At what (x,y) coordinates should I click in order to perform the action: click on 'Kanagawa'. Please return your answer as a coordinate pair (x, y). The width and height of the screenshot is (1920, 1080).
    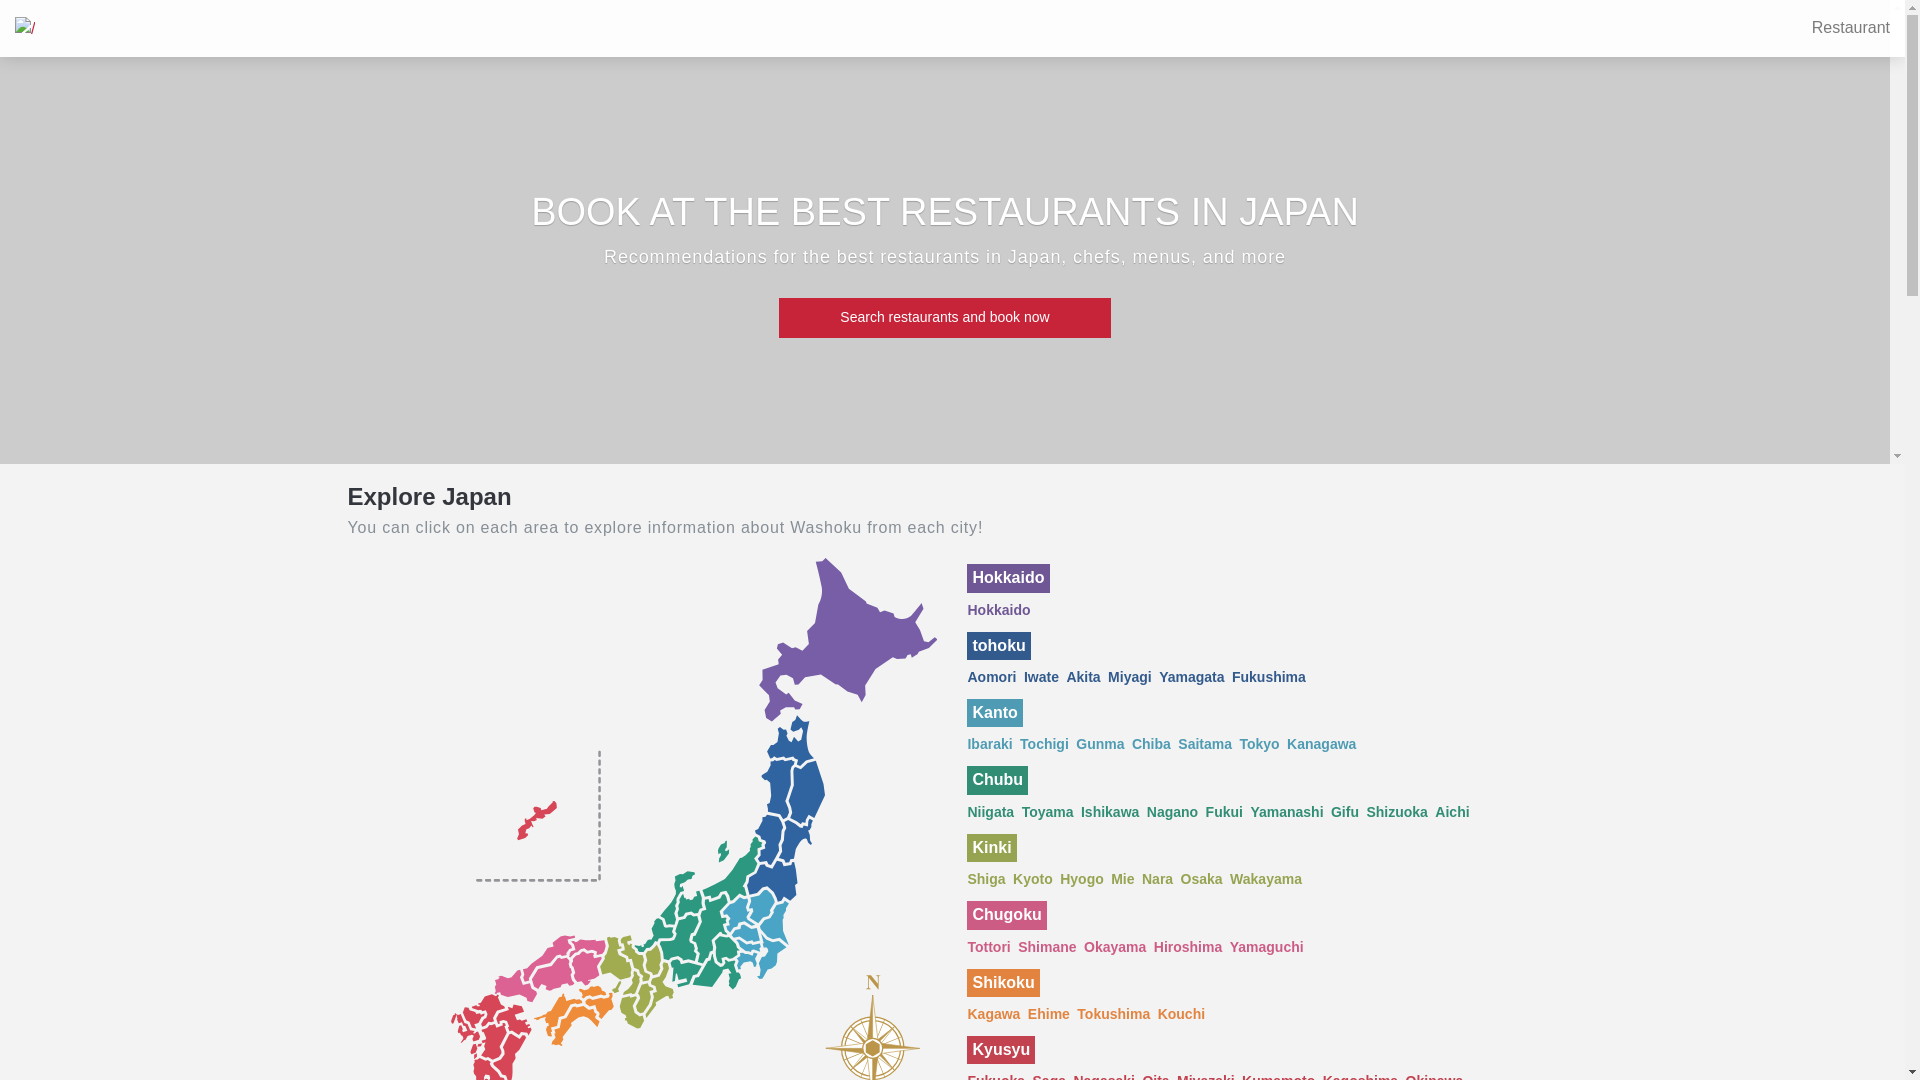
    Looking at the image, I should click on (1321, 744).